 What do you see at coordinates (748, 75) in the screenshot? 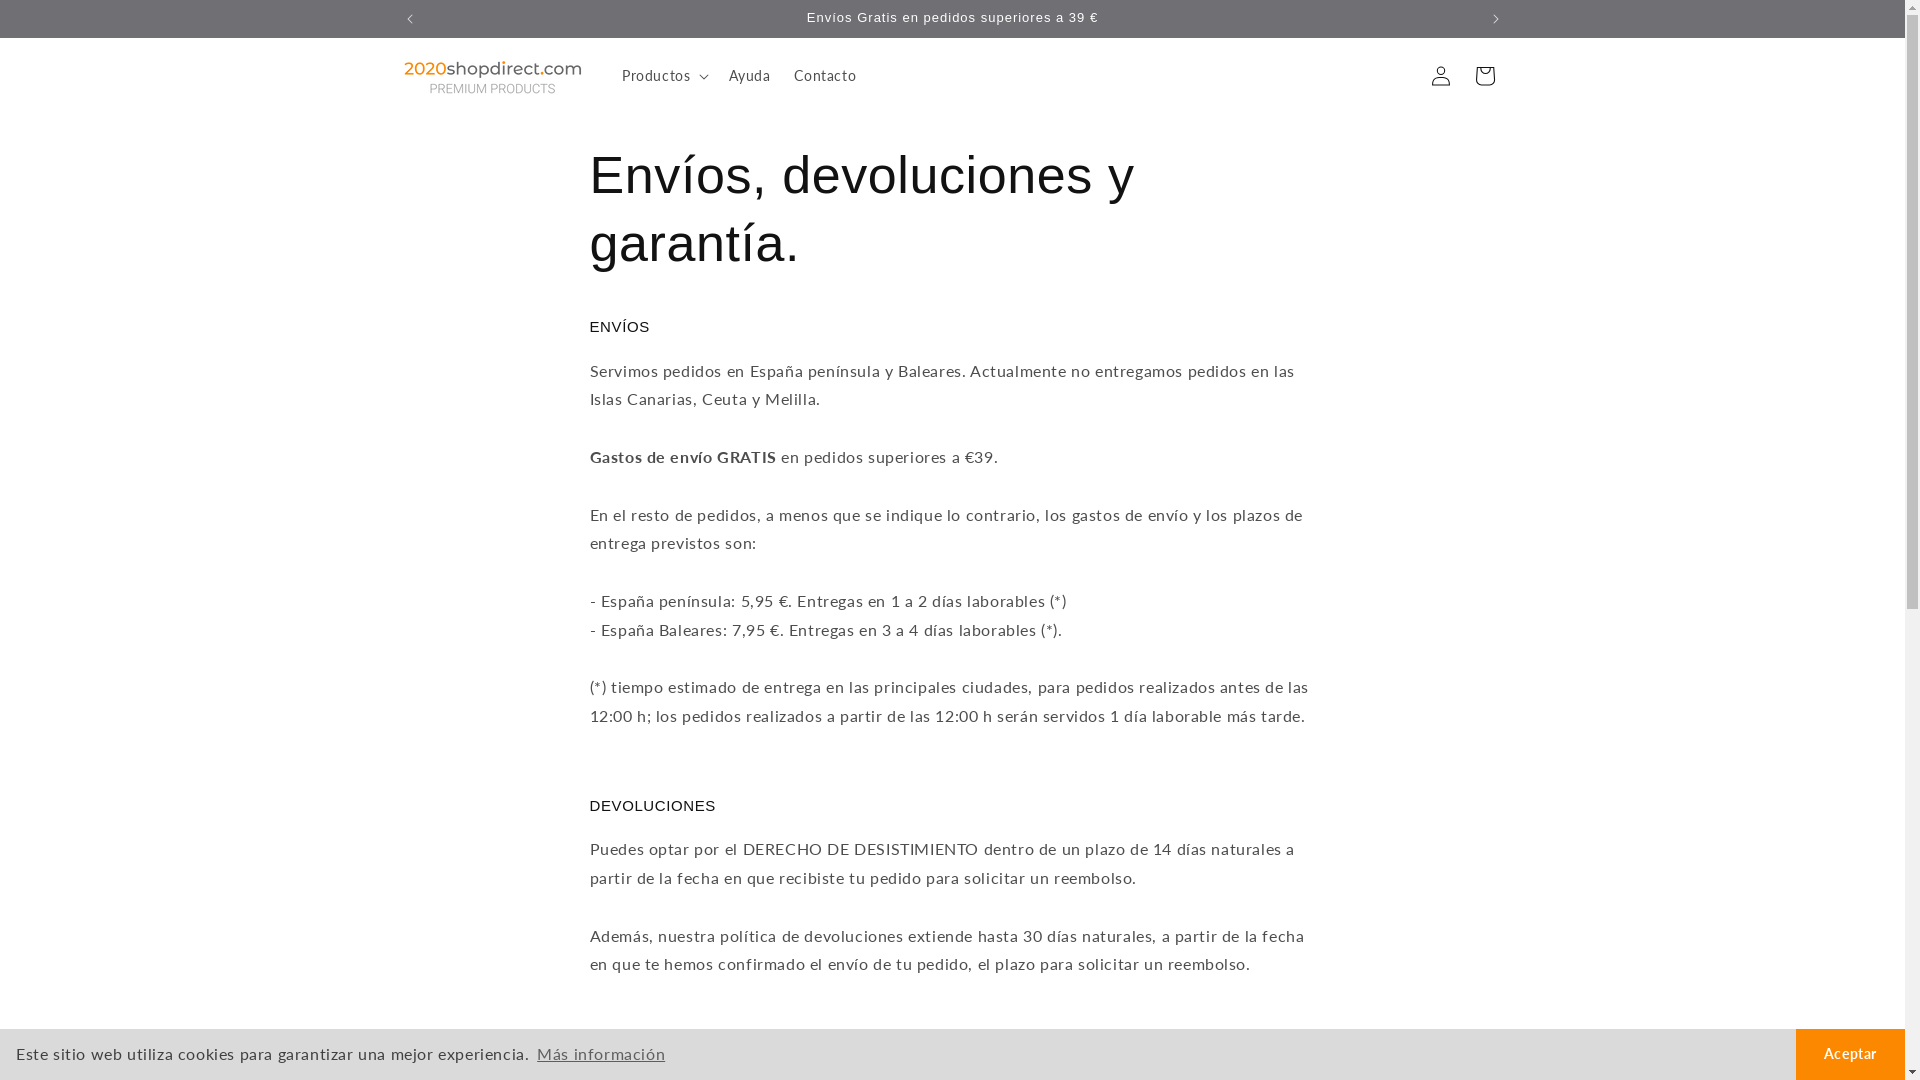
I see `'Ayuda'` at bounding box center [748, 75].